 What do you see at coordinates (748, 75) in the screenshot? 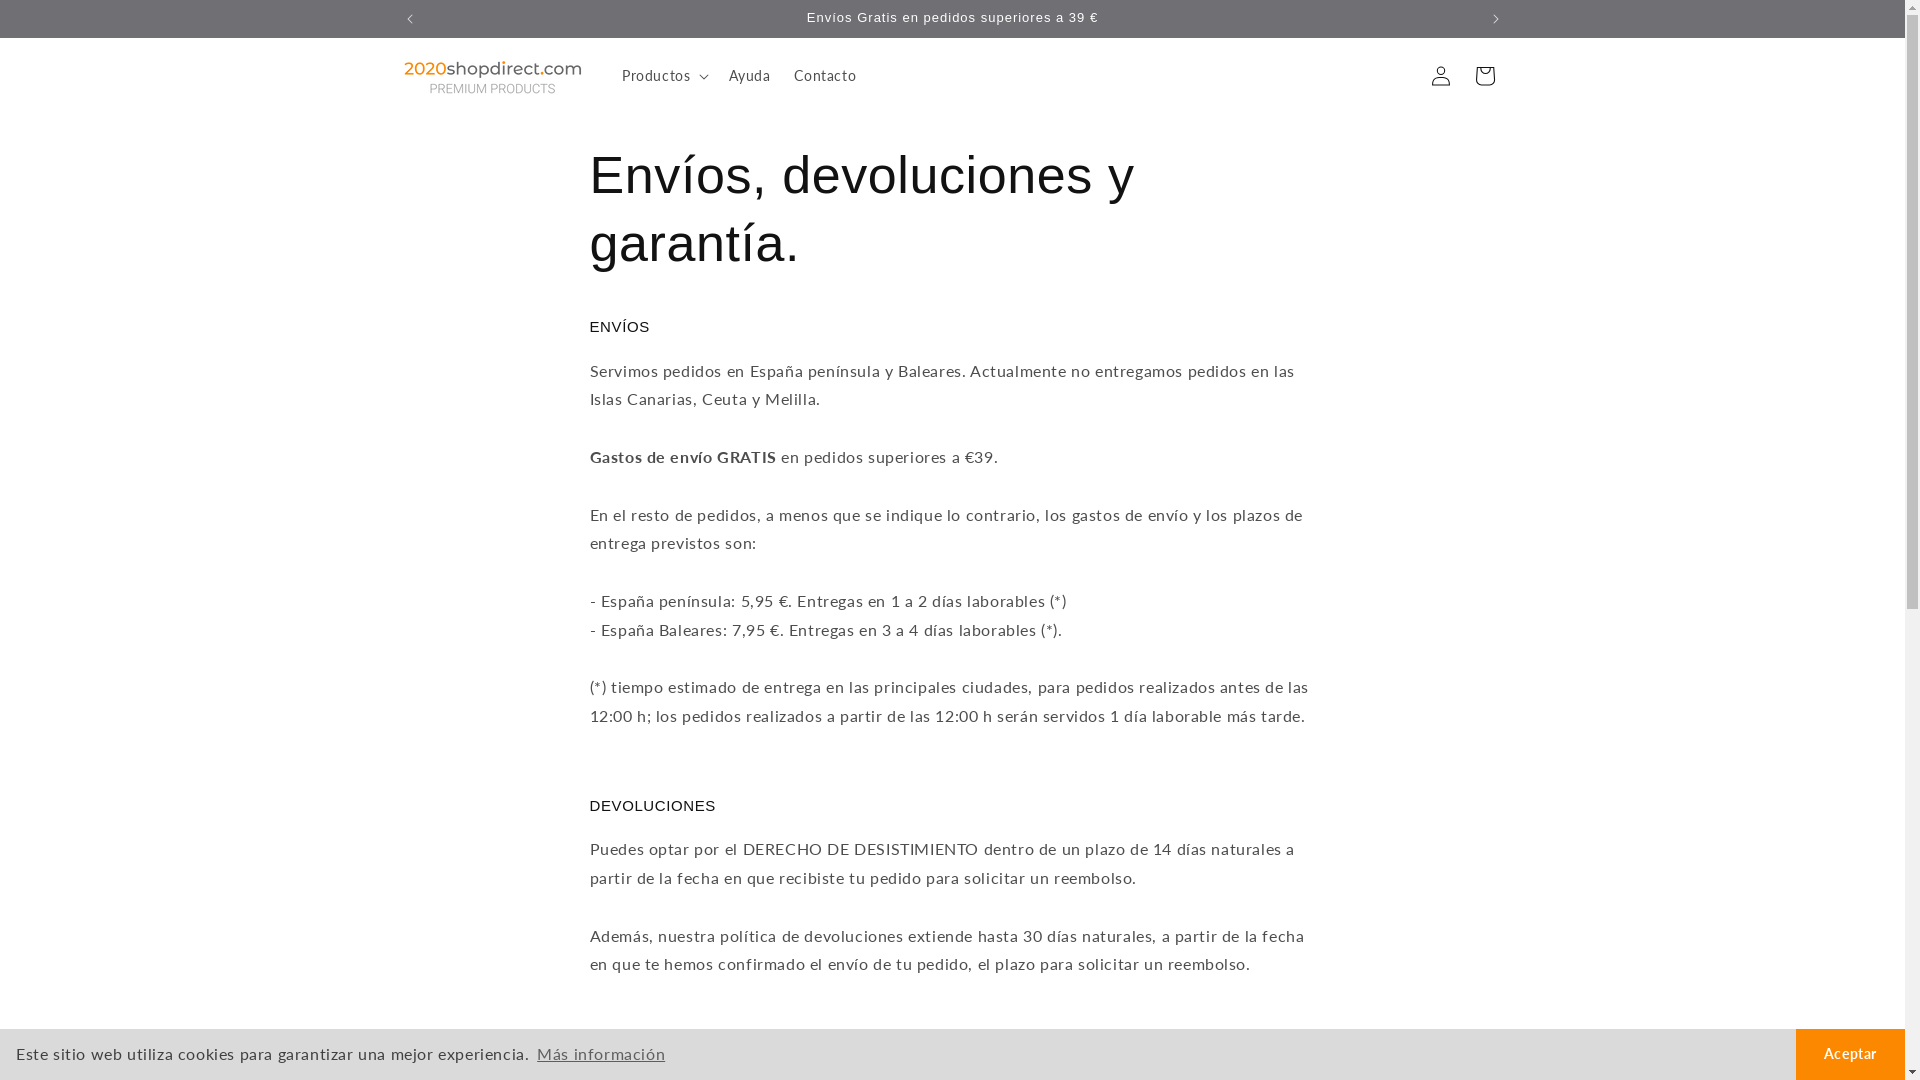
I see `'Ayuda'` at bounding box center [748, 75].